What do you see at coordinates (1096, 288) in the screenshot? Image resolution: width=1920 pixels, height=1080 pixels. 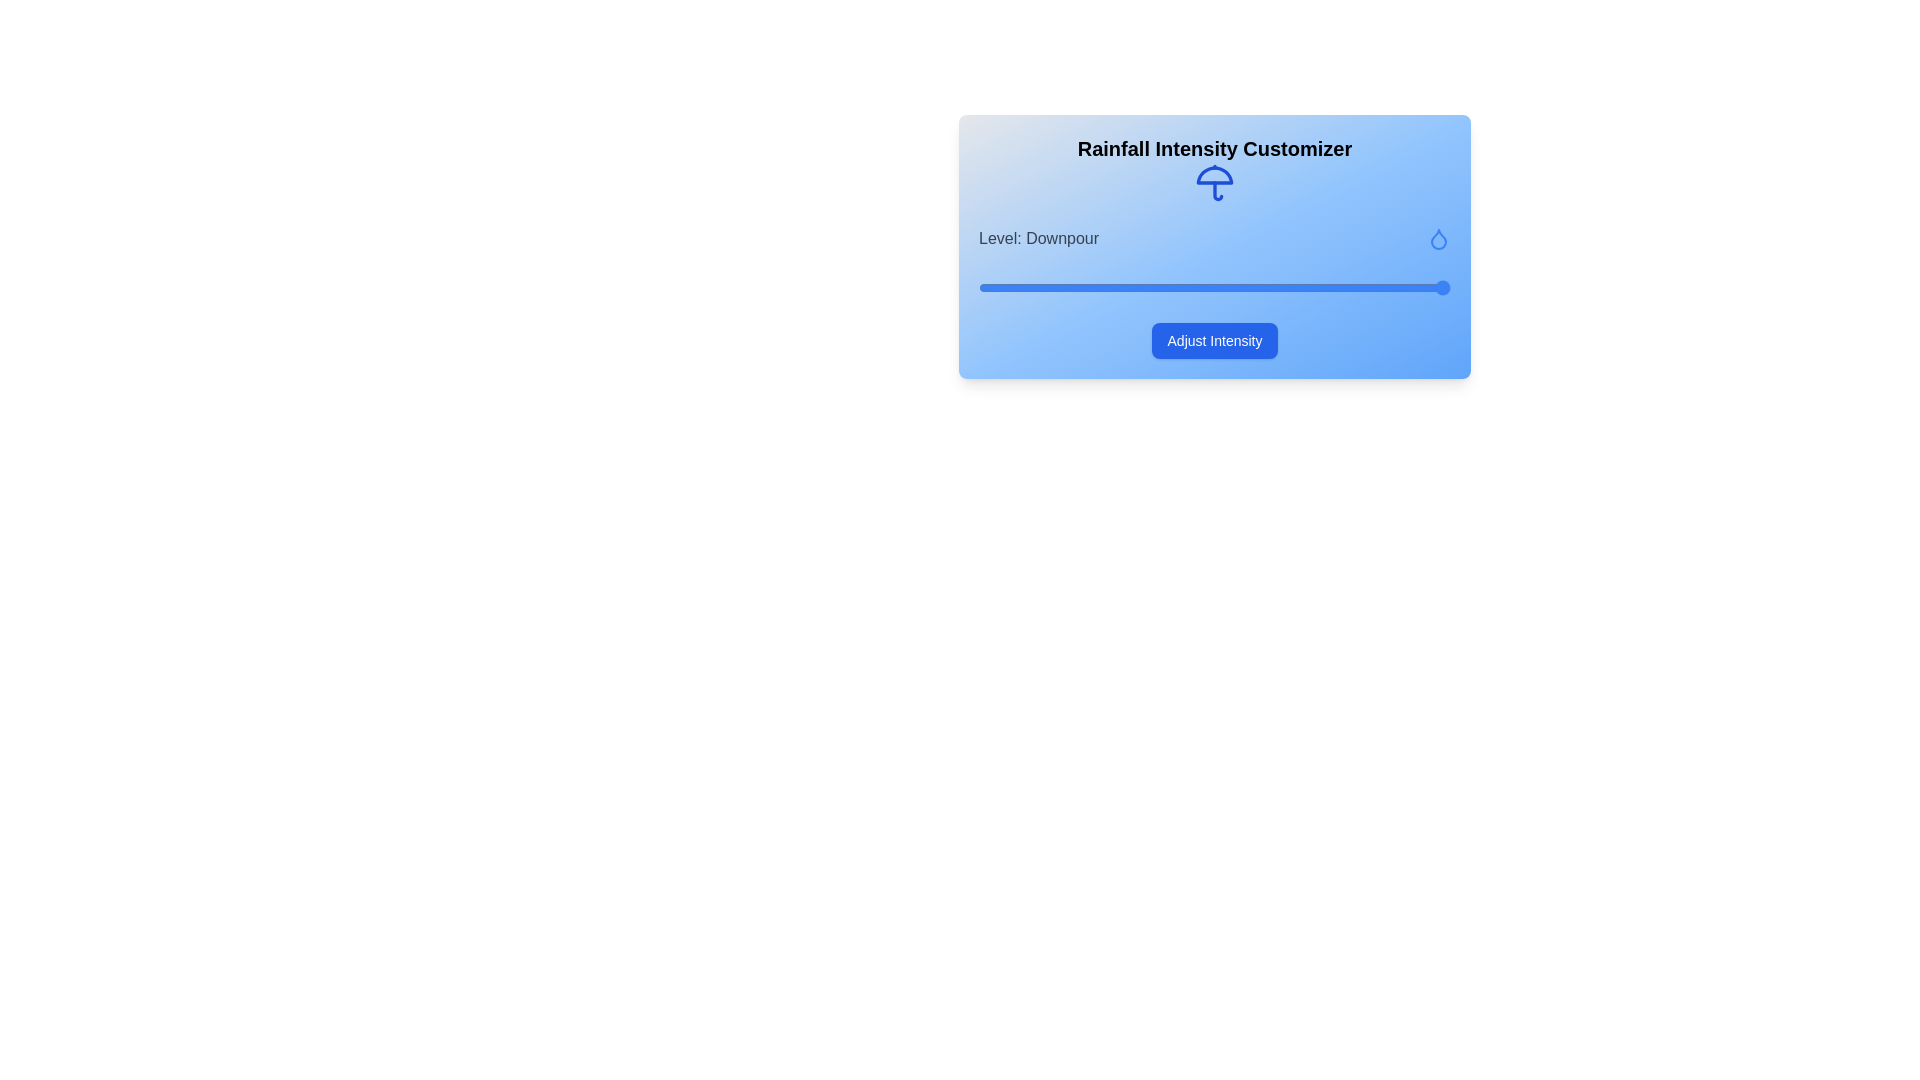 I see `the rainfall intensity slider to 1 level` at bounding box center [1096, 288].